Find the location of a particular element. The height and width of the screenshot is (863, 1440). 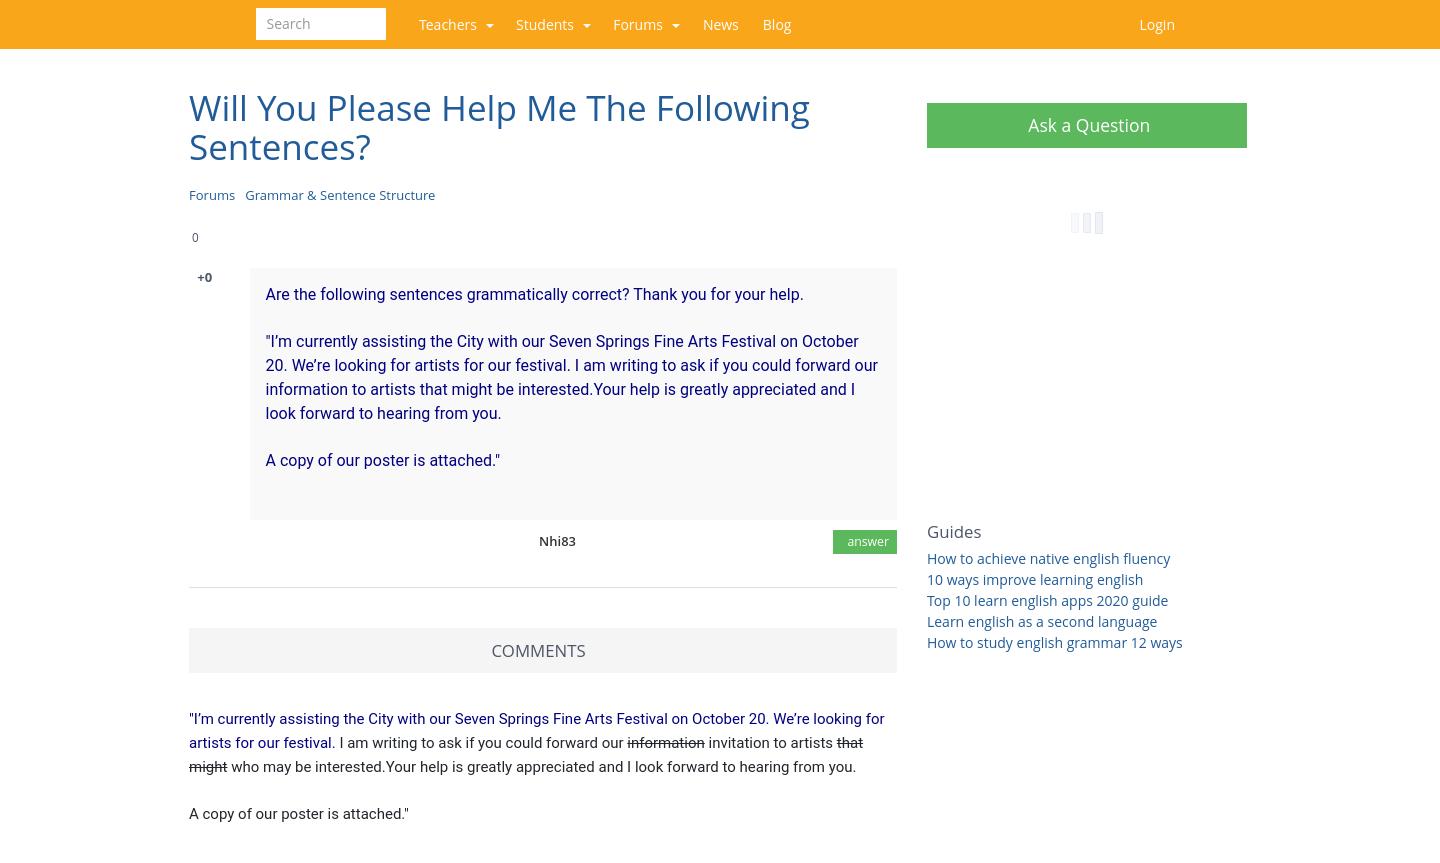

'Blog' is located at coordinates (775, 23).